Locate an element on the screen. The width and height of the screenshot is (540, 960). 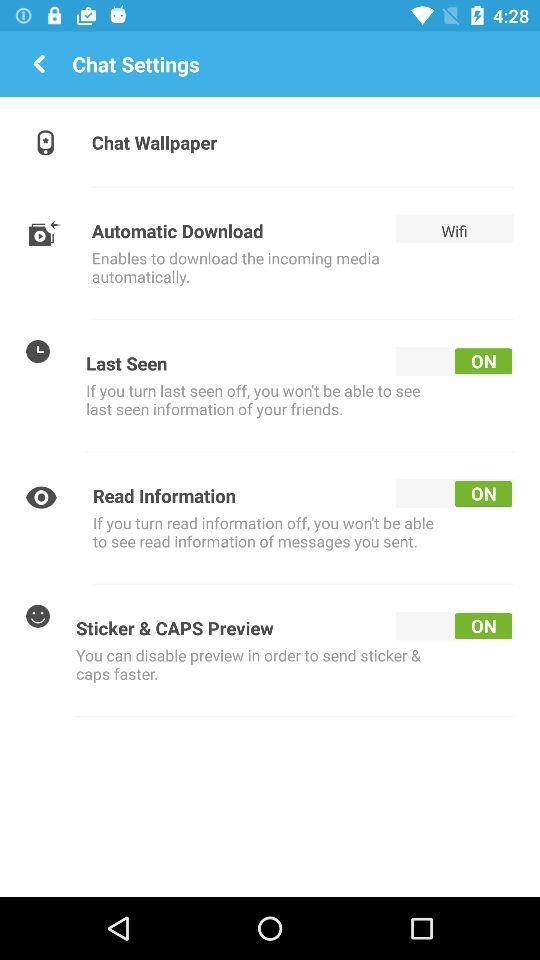
the last icon is located at coordinates (38, 615).